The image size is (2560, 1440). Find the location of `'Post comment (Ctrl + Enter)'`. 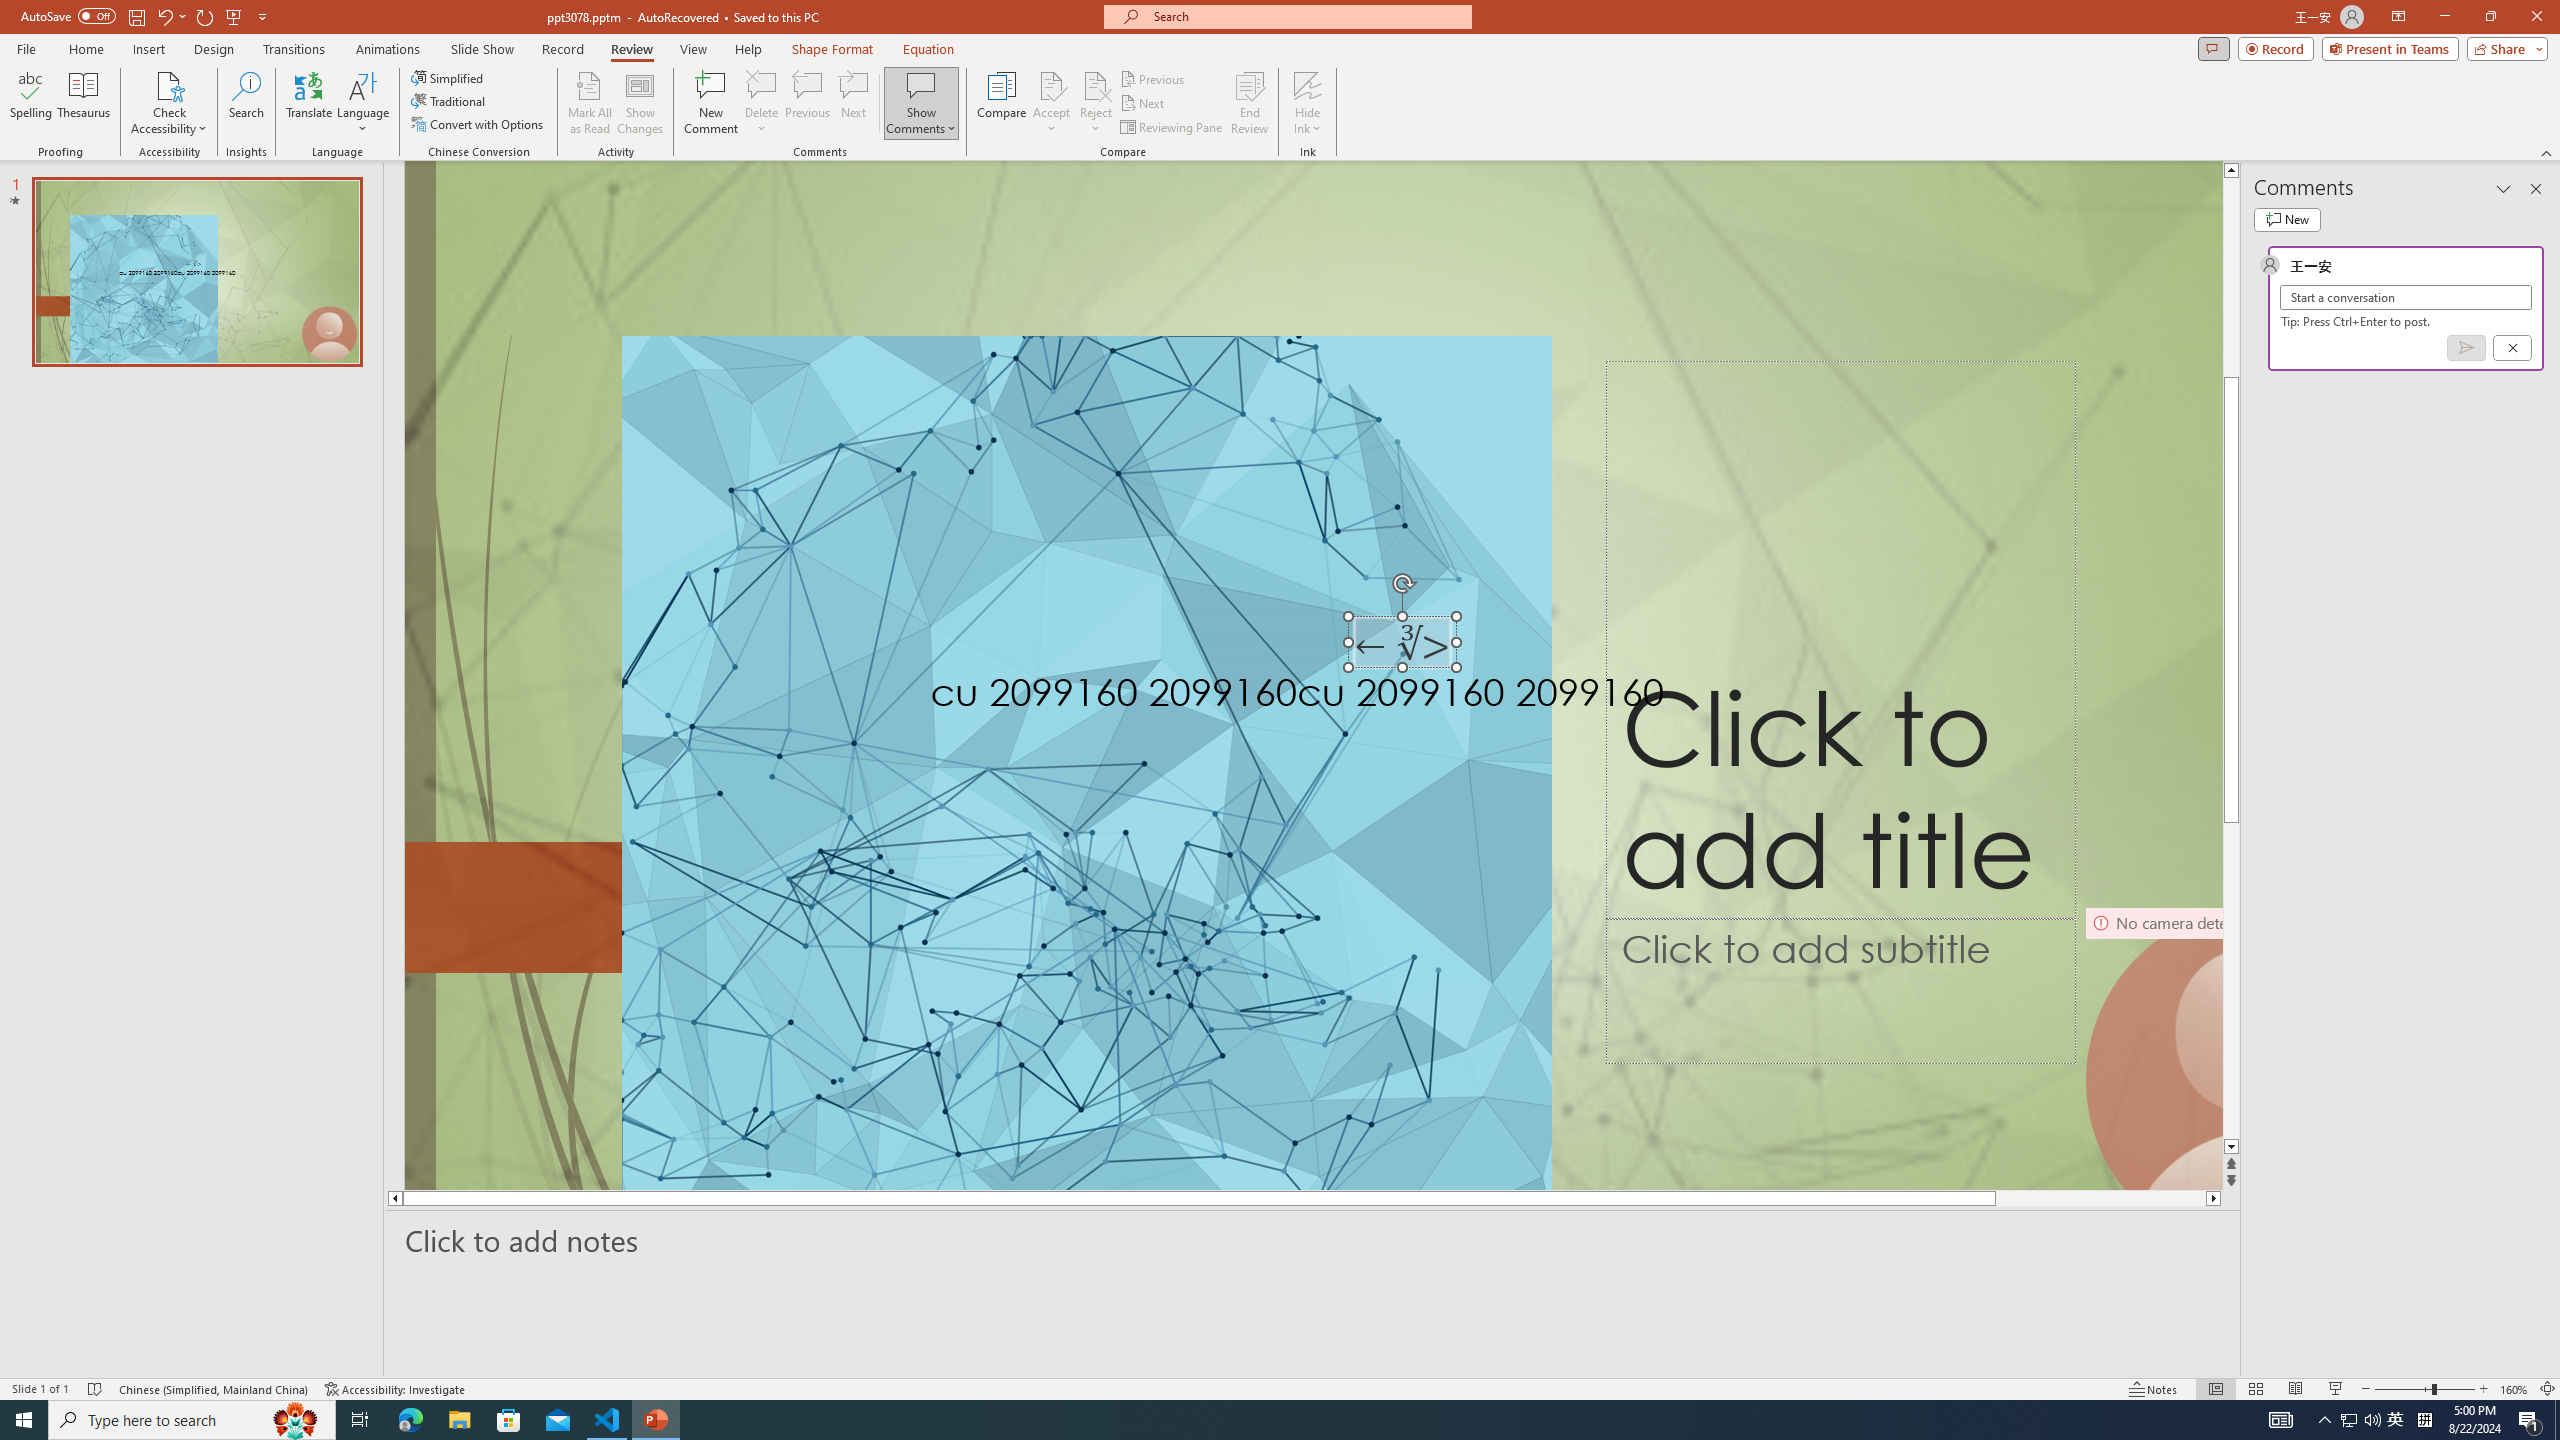

'Post comment (Ctrl + Enter)' is located at coordinates (2466, 348).